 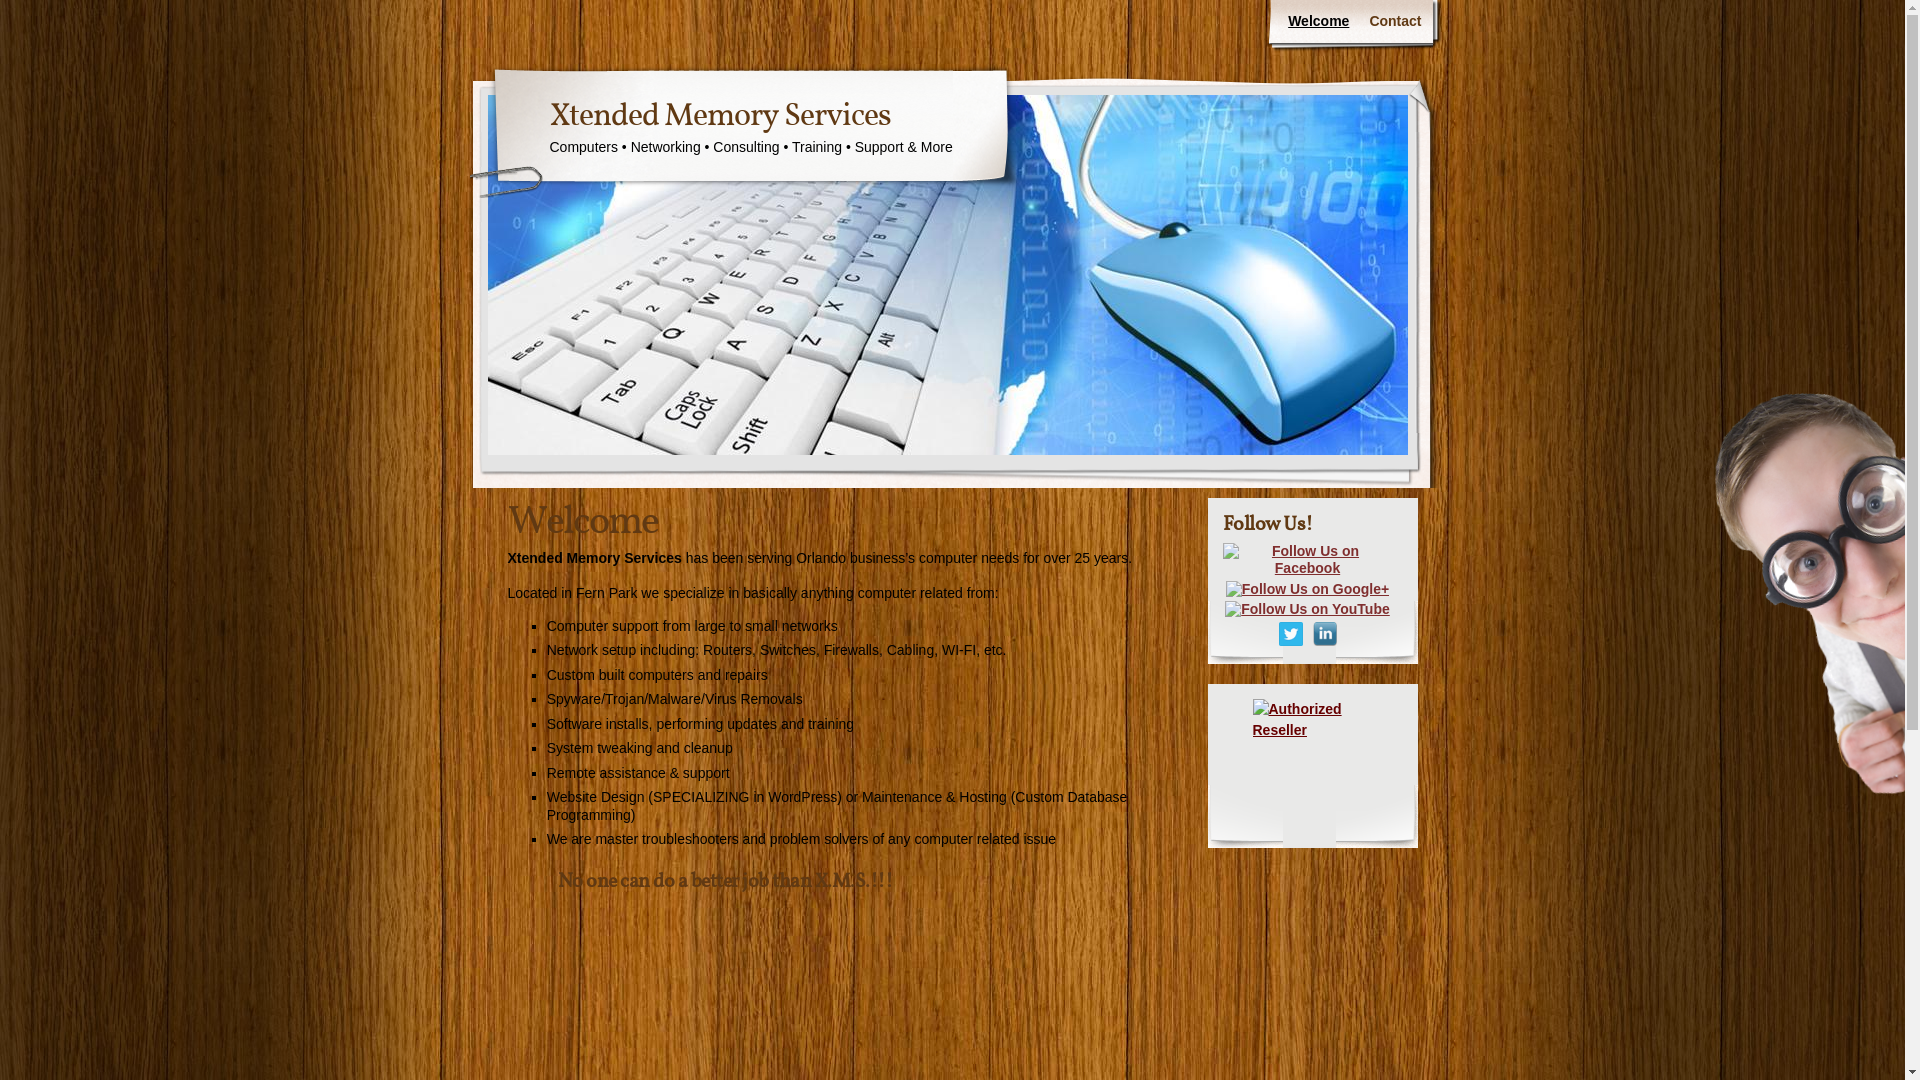 I want to click on 'Follow Us on Facebook', so click(x=1306, y=559).